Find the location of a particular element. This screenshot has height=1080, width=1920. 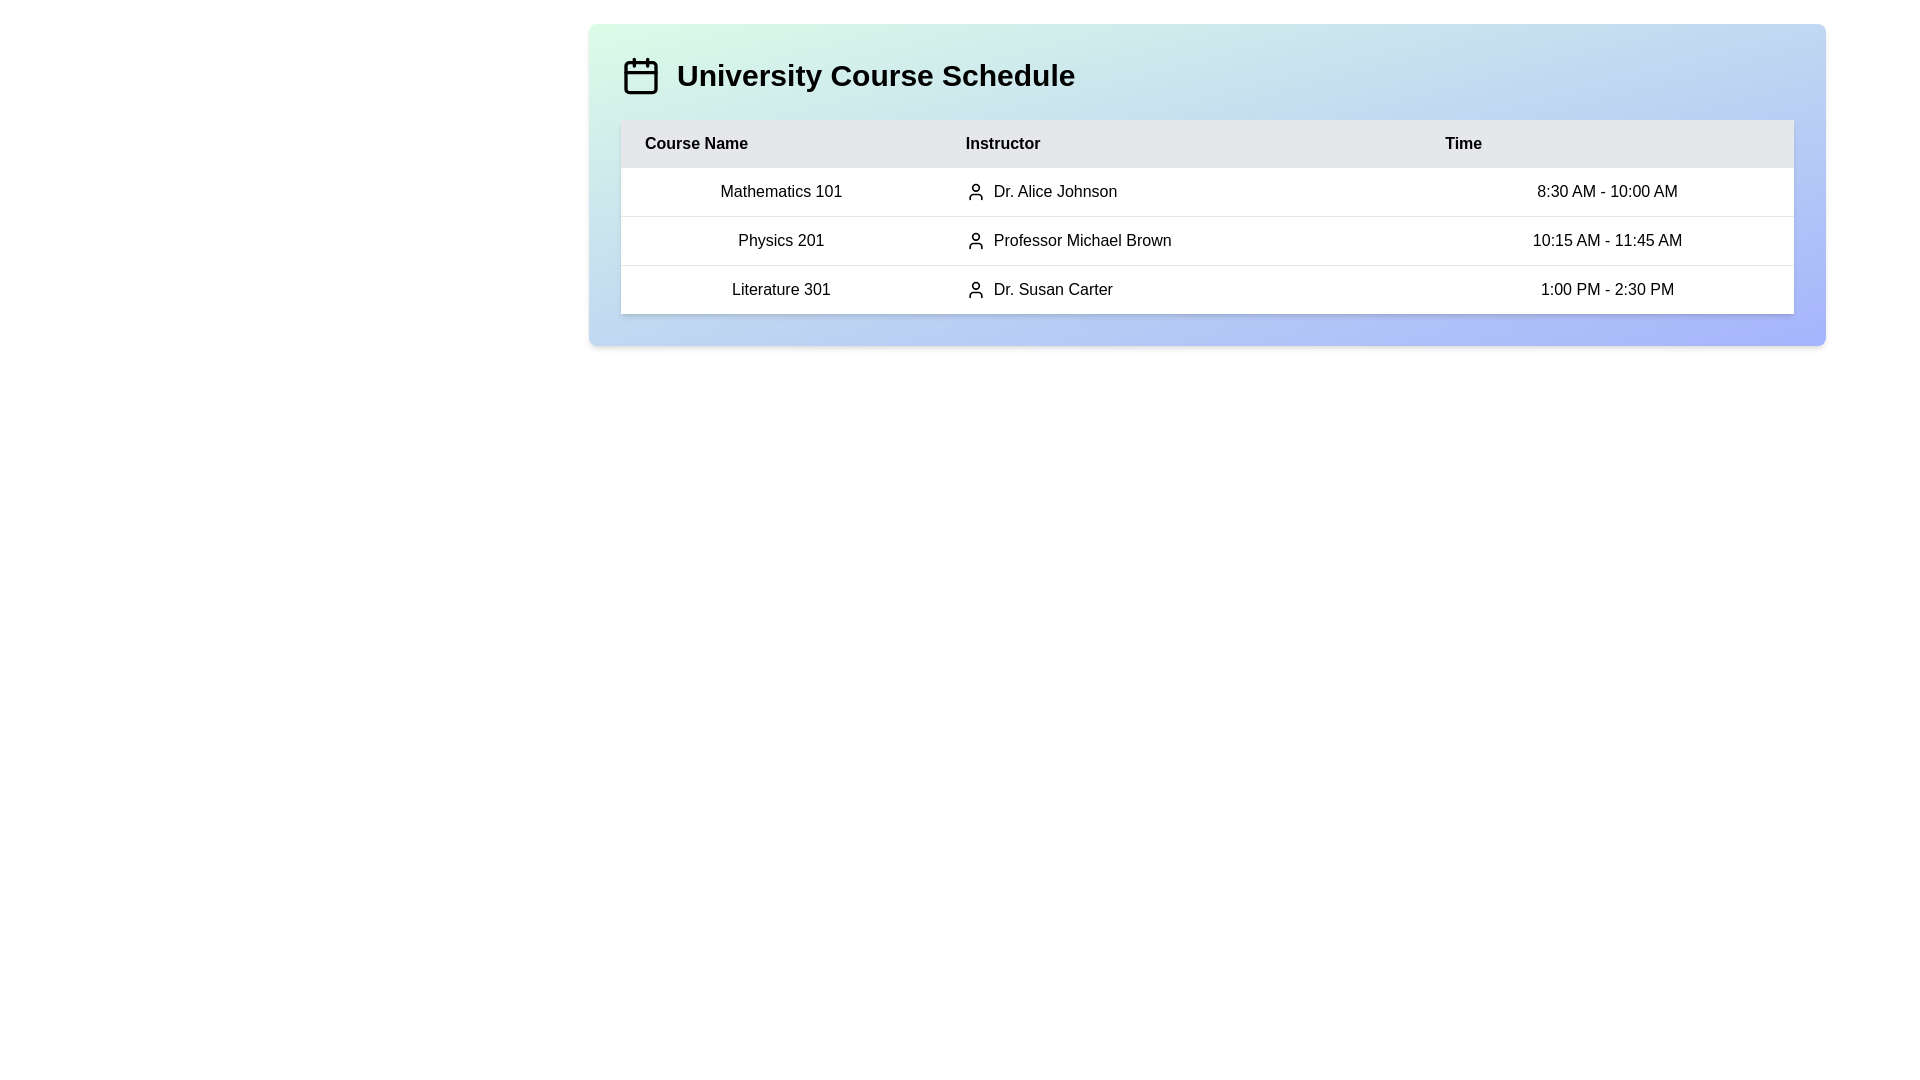

the Label displaying the time '1:00 PM - 2:30 PM' in the schedule for the 'Literature 301' course is located at coordinates (1607, 289).